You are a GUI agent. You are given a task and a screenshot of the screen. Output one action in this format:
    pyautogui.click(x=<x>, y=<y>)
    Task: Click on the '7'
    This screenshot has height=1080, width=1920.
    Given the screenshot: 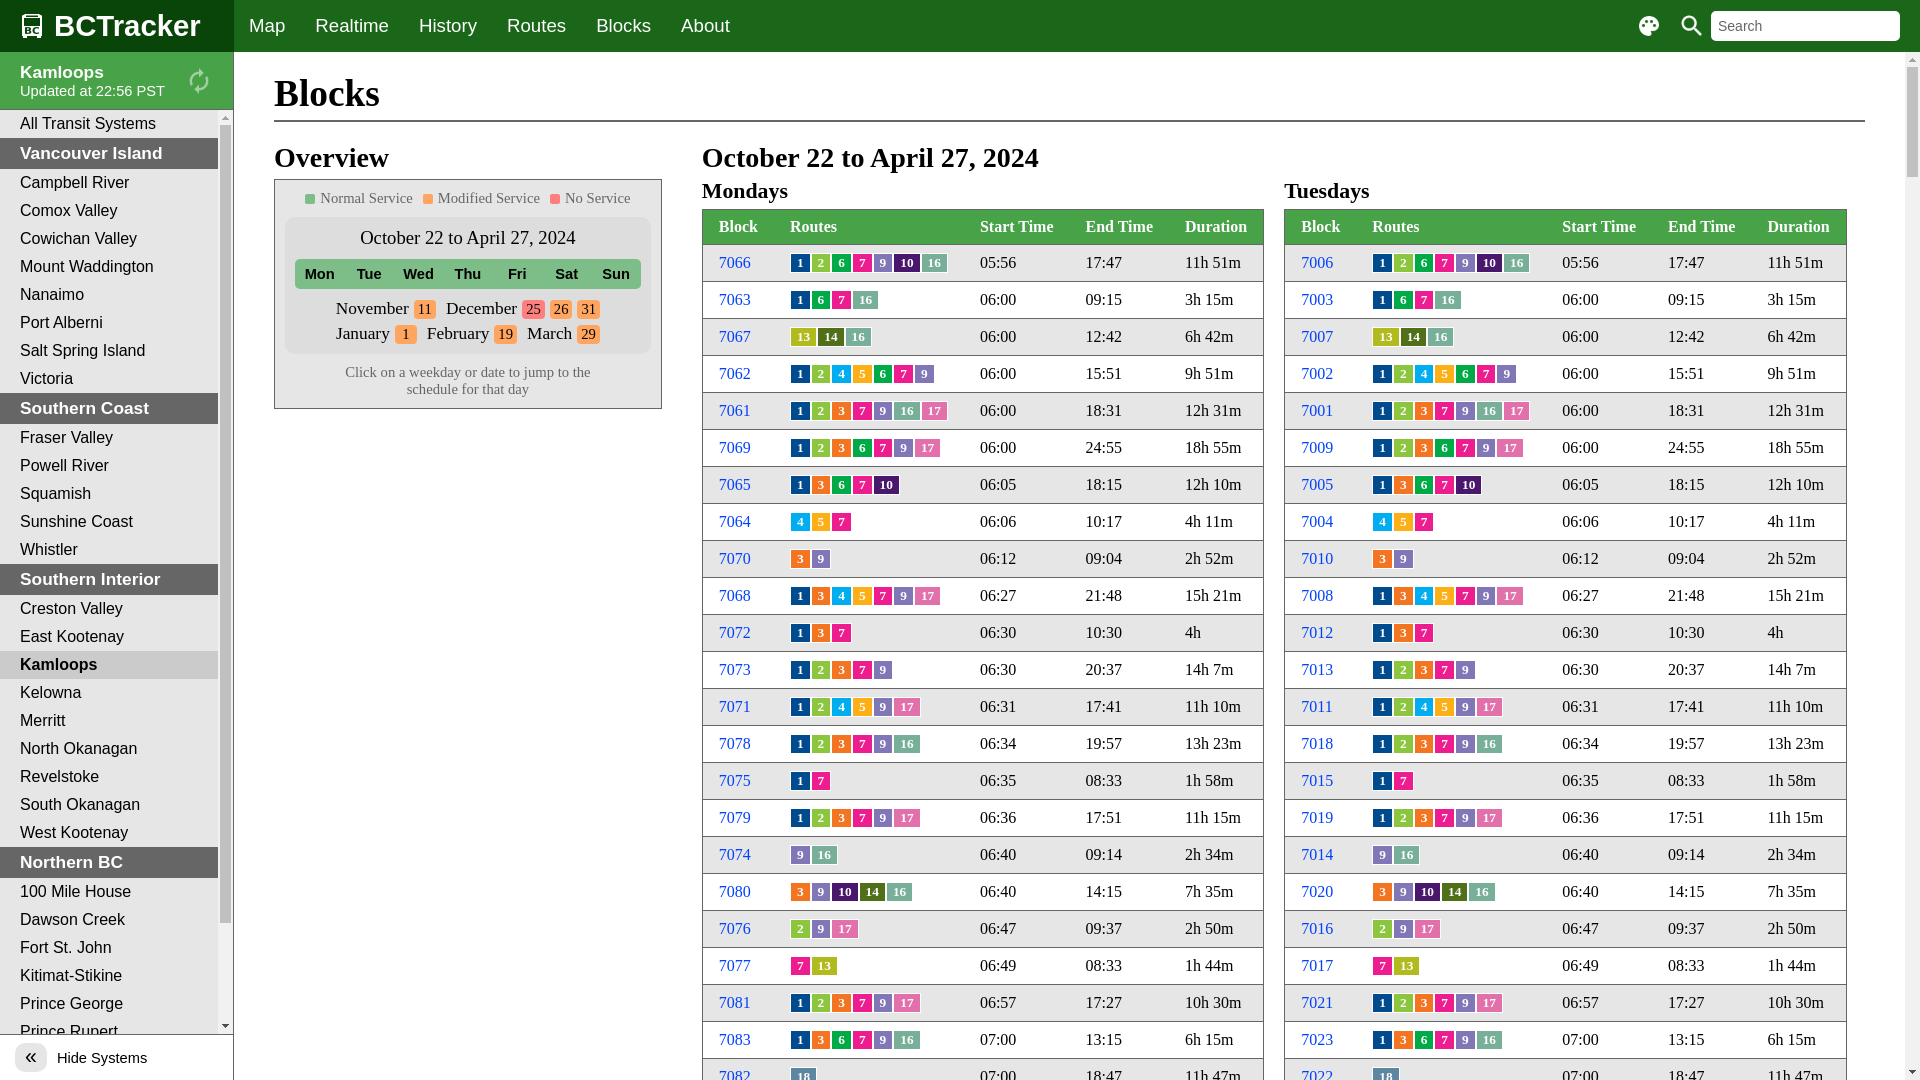 What is the action you would take?
    pyautogui.click(x=882, y=446)
    